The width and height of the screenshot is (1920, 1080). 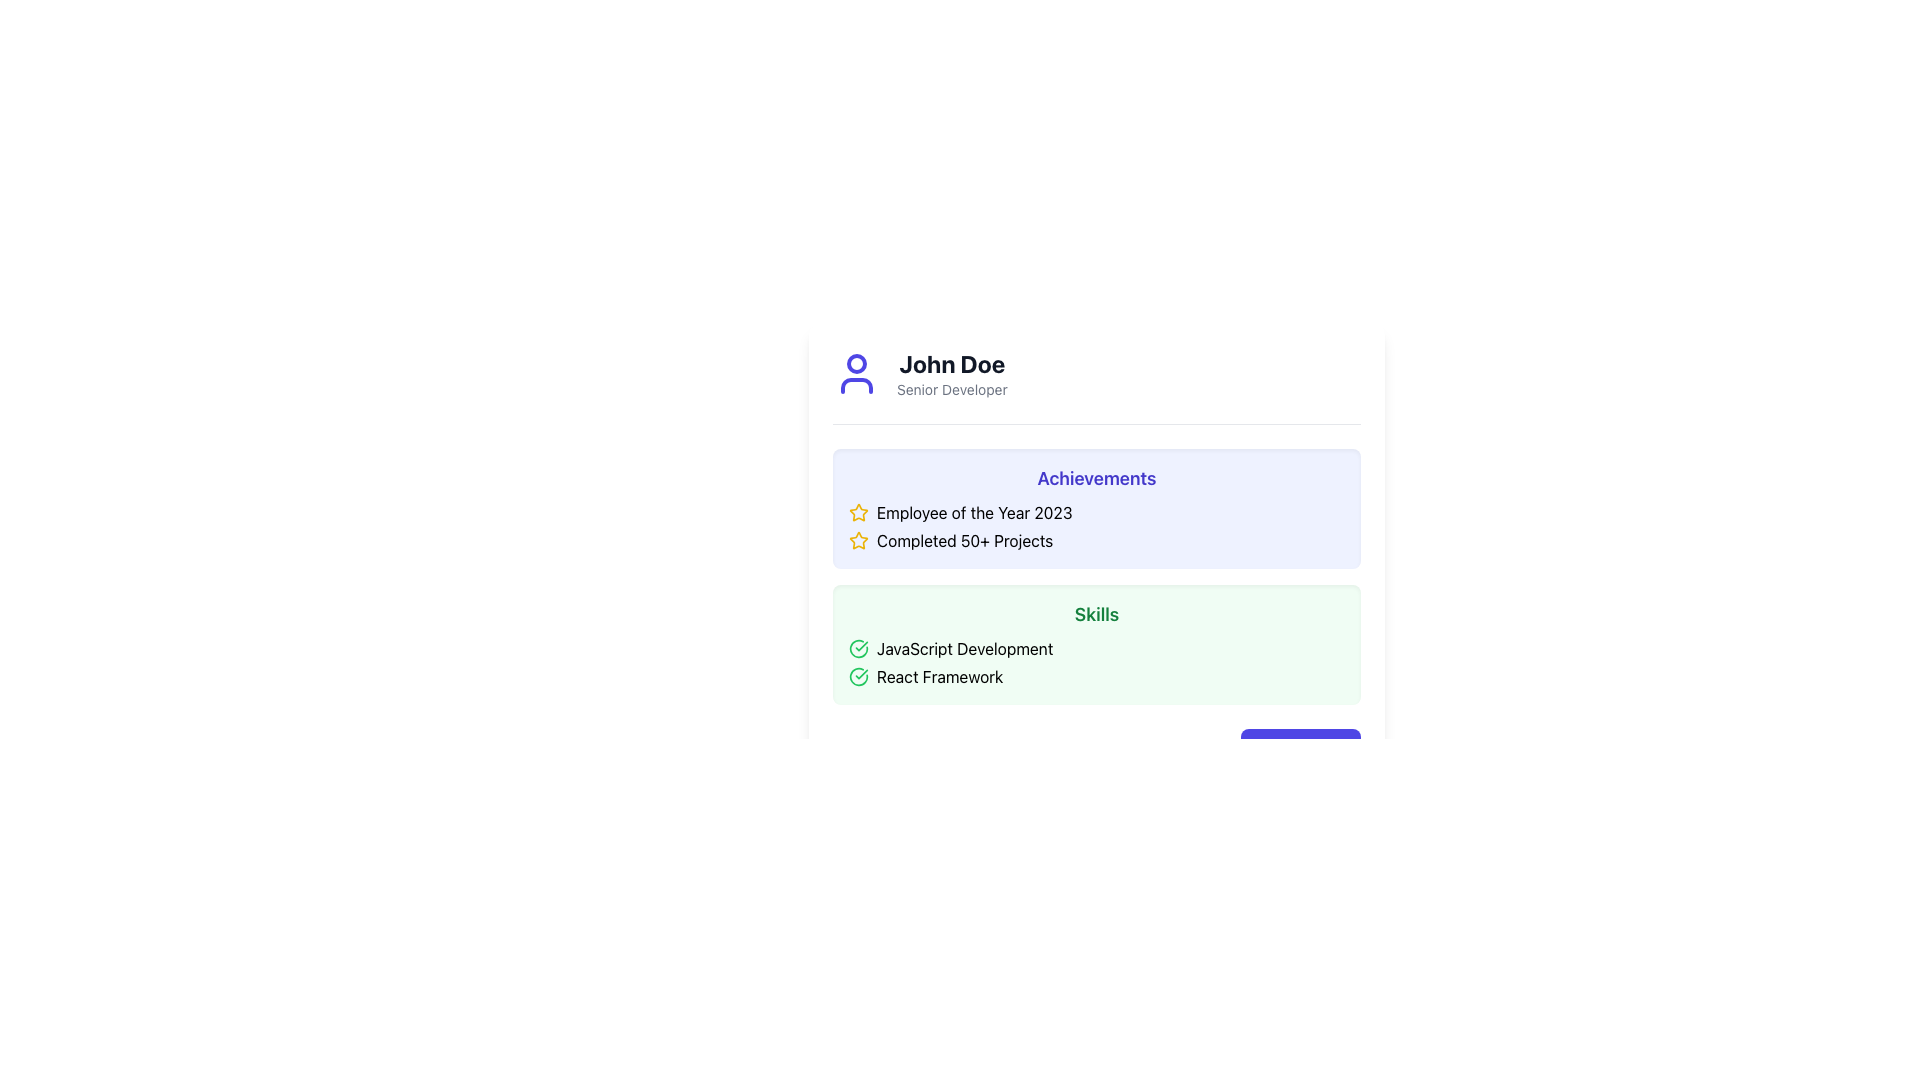 What do you see at coordinates (1096, 676) in the screenshot?
I see `the React Framework proficiency informational item located in the Skills section, which is the second item in the vertically stacked list beneath JavaScript Development` at bounding box center [1096, 676].